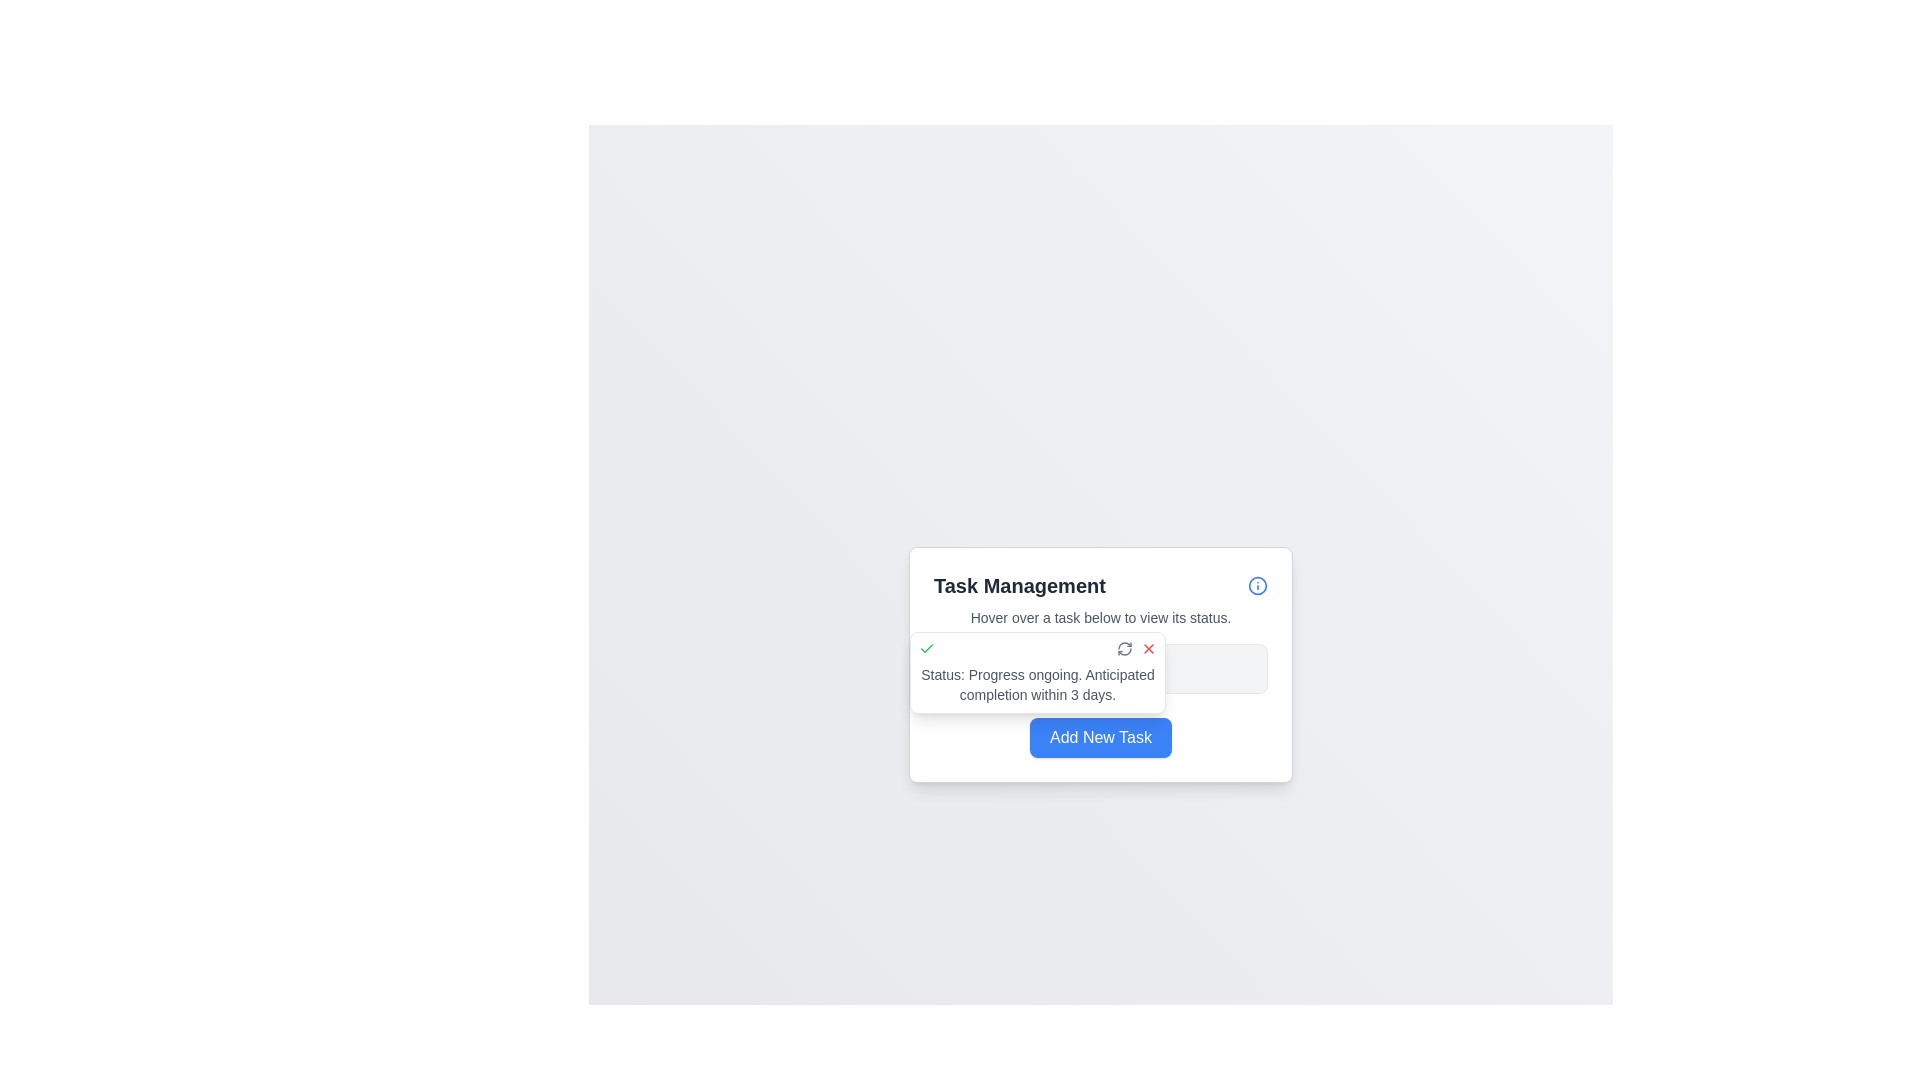 Image resolution: width=1920 pixels, height=1080 pixels. I want to click on the static informational text that conveys the status of an ongoing task, so click(1037, 684).